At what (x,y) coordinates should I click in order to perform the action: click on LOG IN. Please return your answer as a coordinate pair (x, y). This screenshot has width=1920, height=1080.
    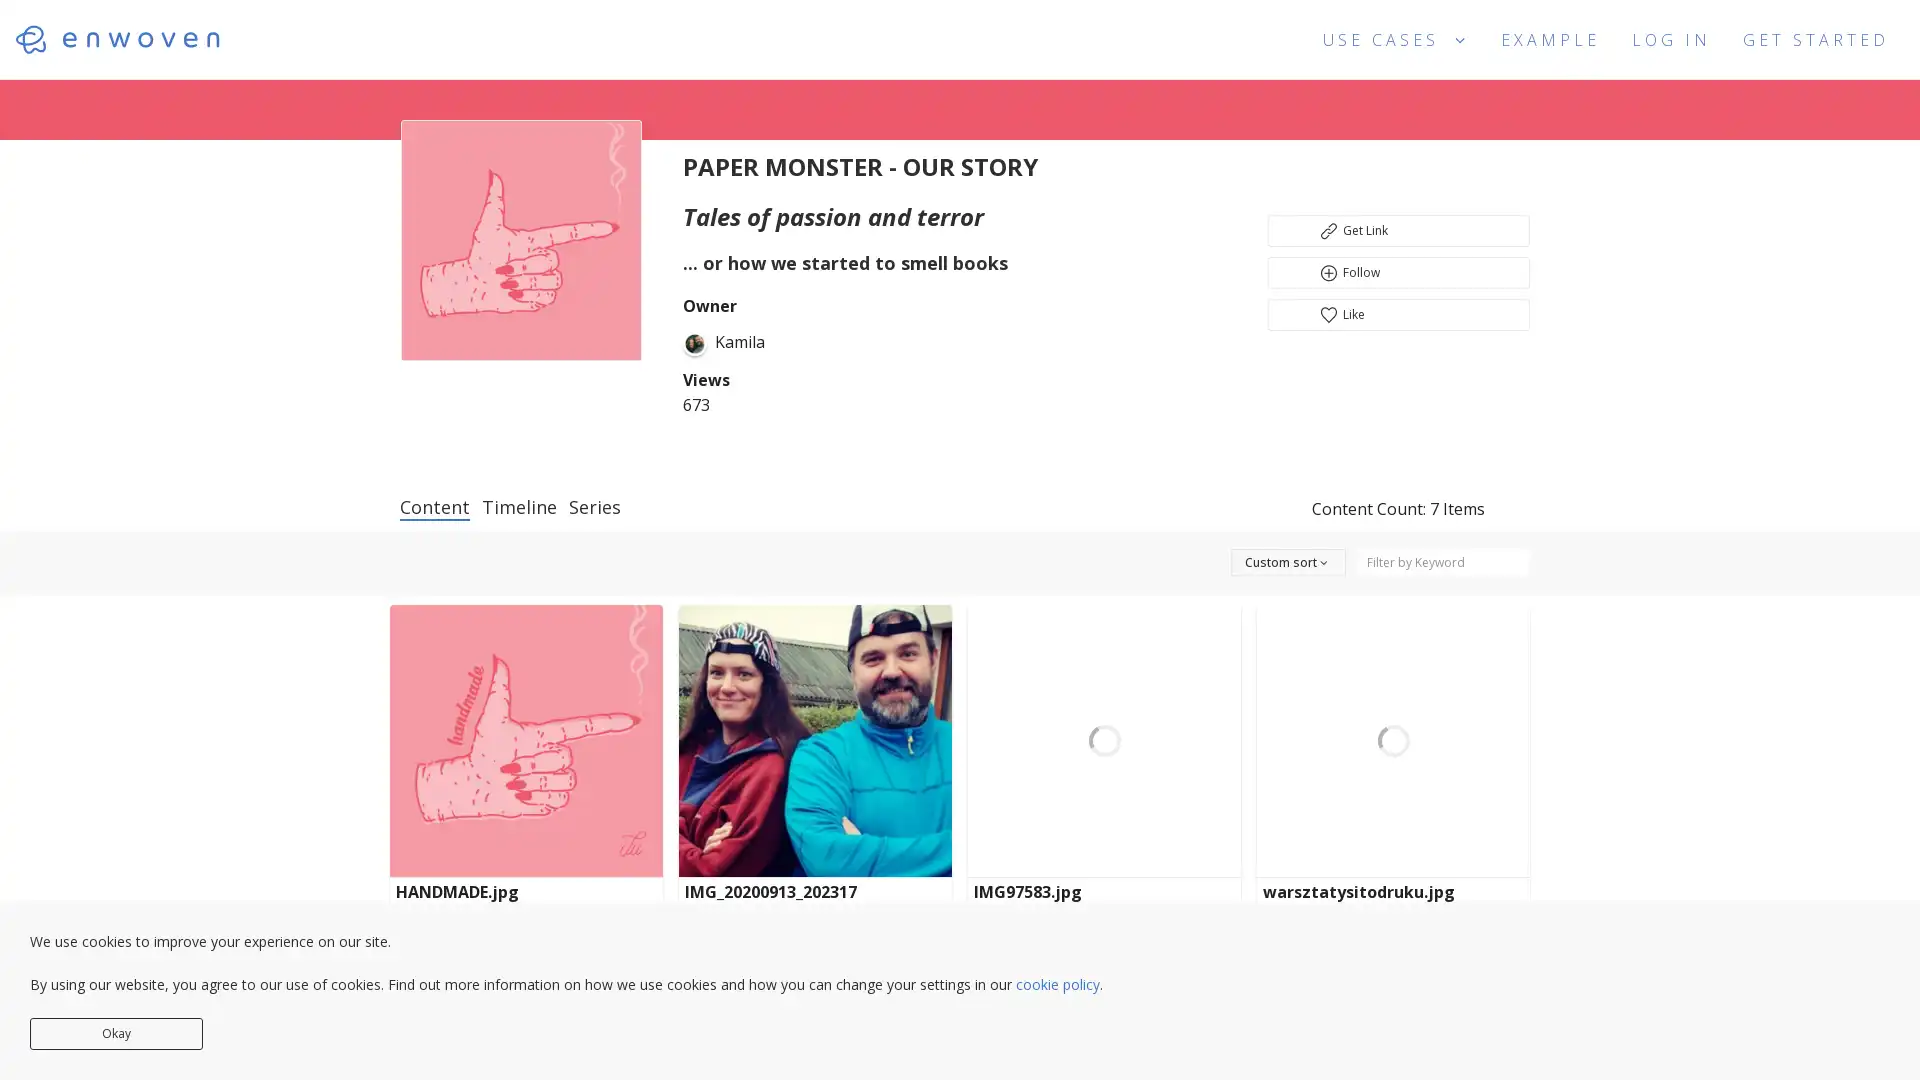
    Looking at the image, I should click on (1671, 39).